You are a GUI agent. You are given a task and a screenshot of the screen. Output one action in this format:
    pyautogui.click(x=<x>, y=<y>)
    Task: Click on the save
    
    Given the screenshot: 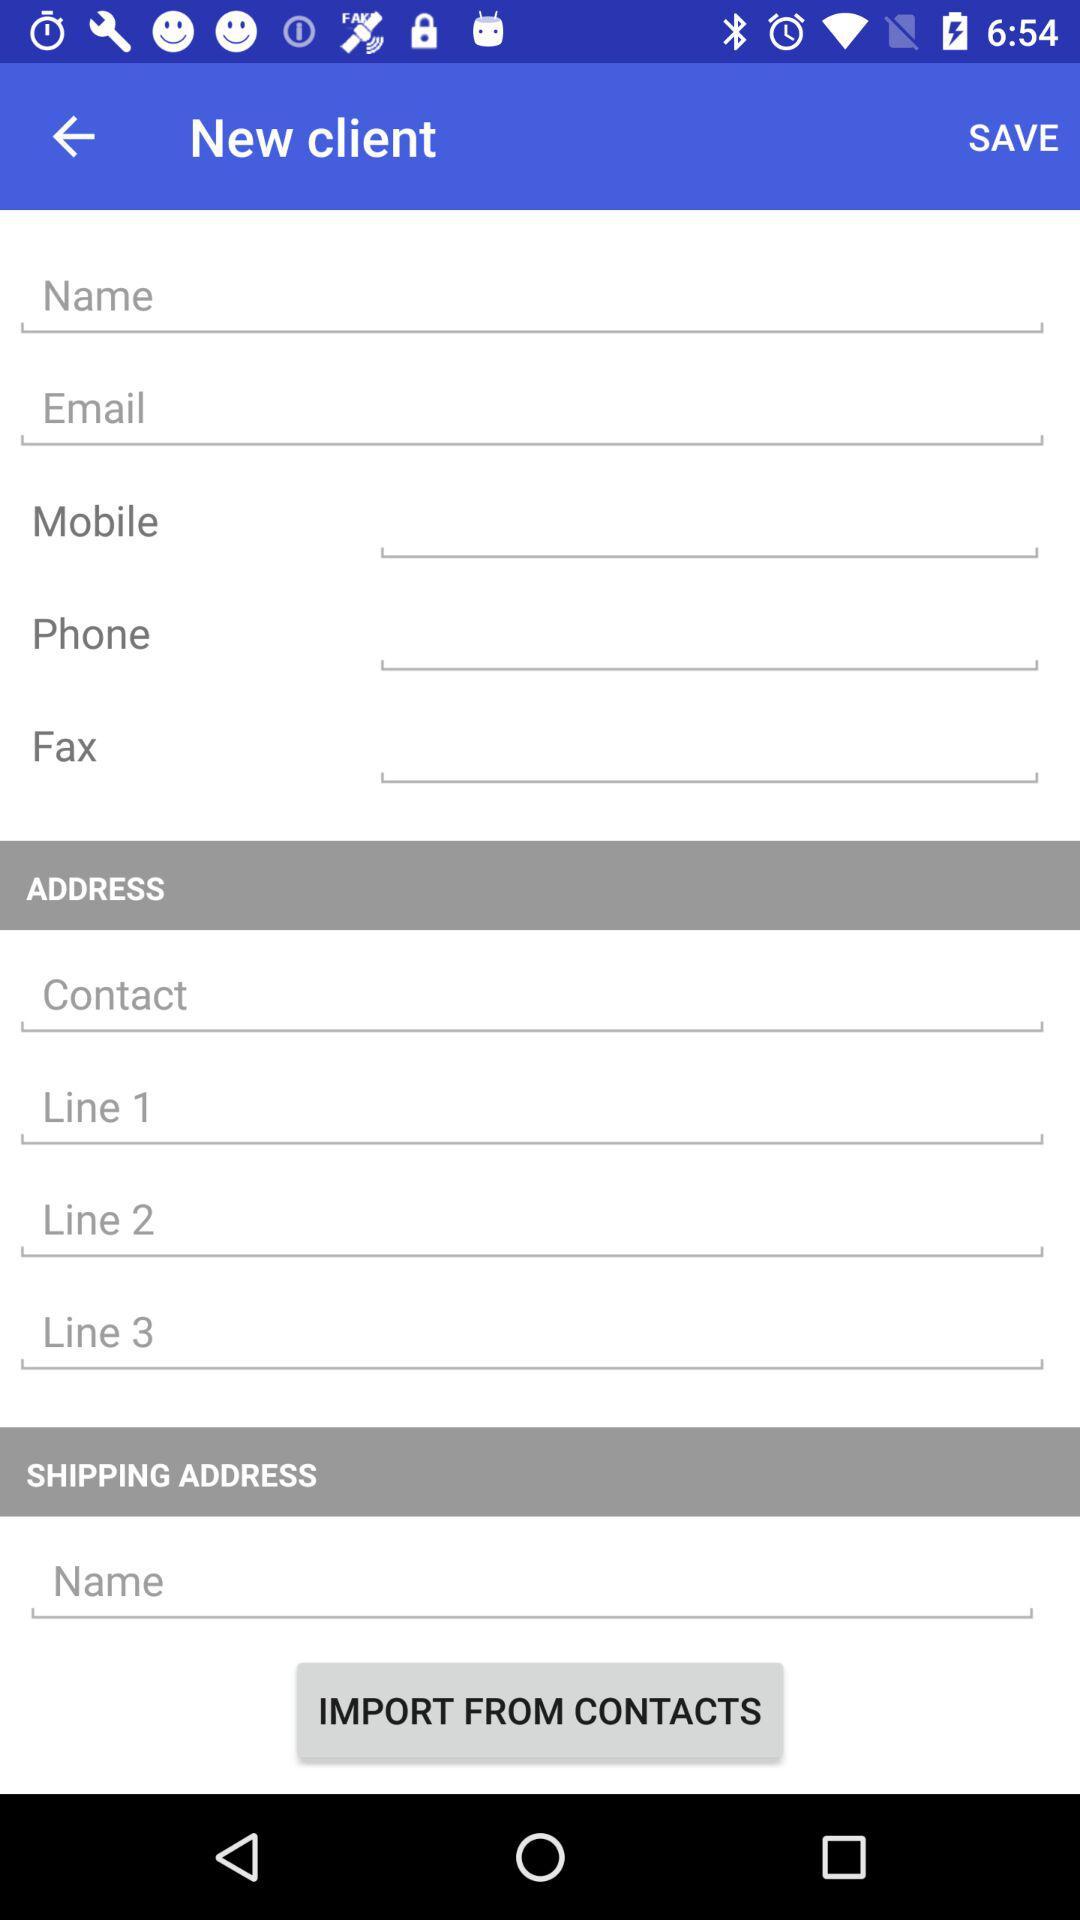 What is the action you would take?
    pyautogui.click(x=1013, y=135)
    